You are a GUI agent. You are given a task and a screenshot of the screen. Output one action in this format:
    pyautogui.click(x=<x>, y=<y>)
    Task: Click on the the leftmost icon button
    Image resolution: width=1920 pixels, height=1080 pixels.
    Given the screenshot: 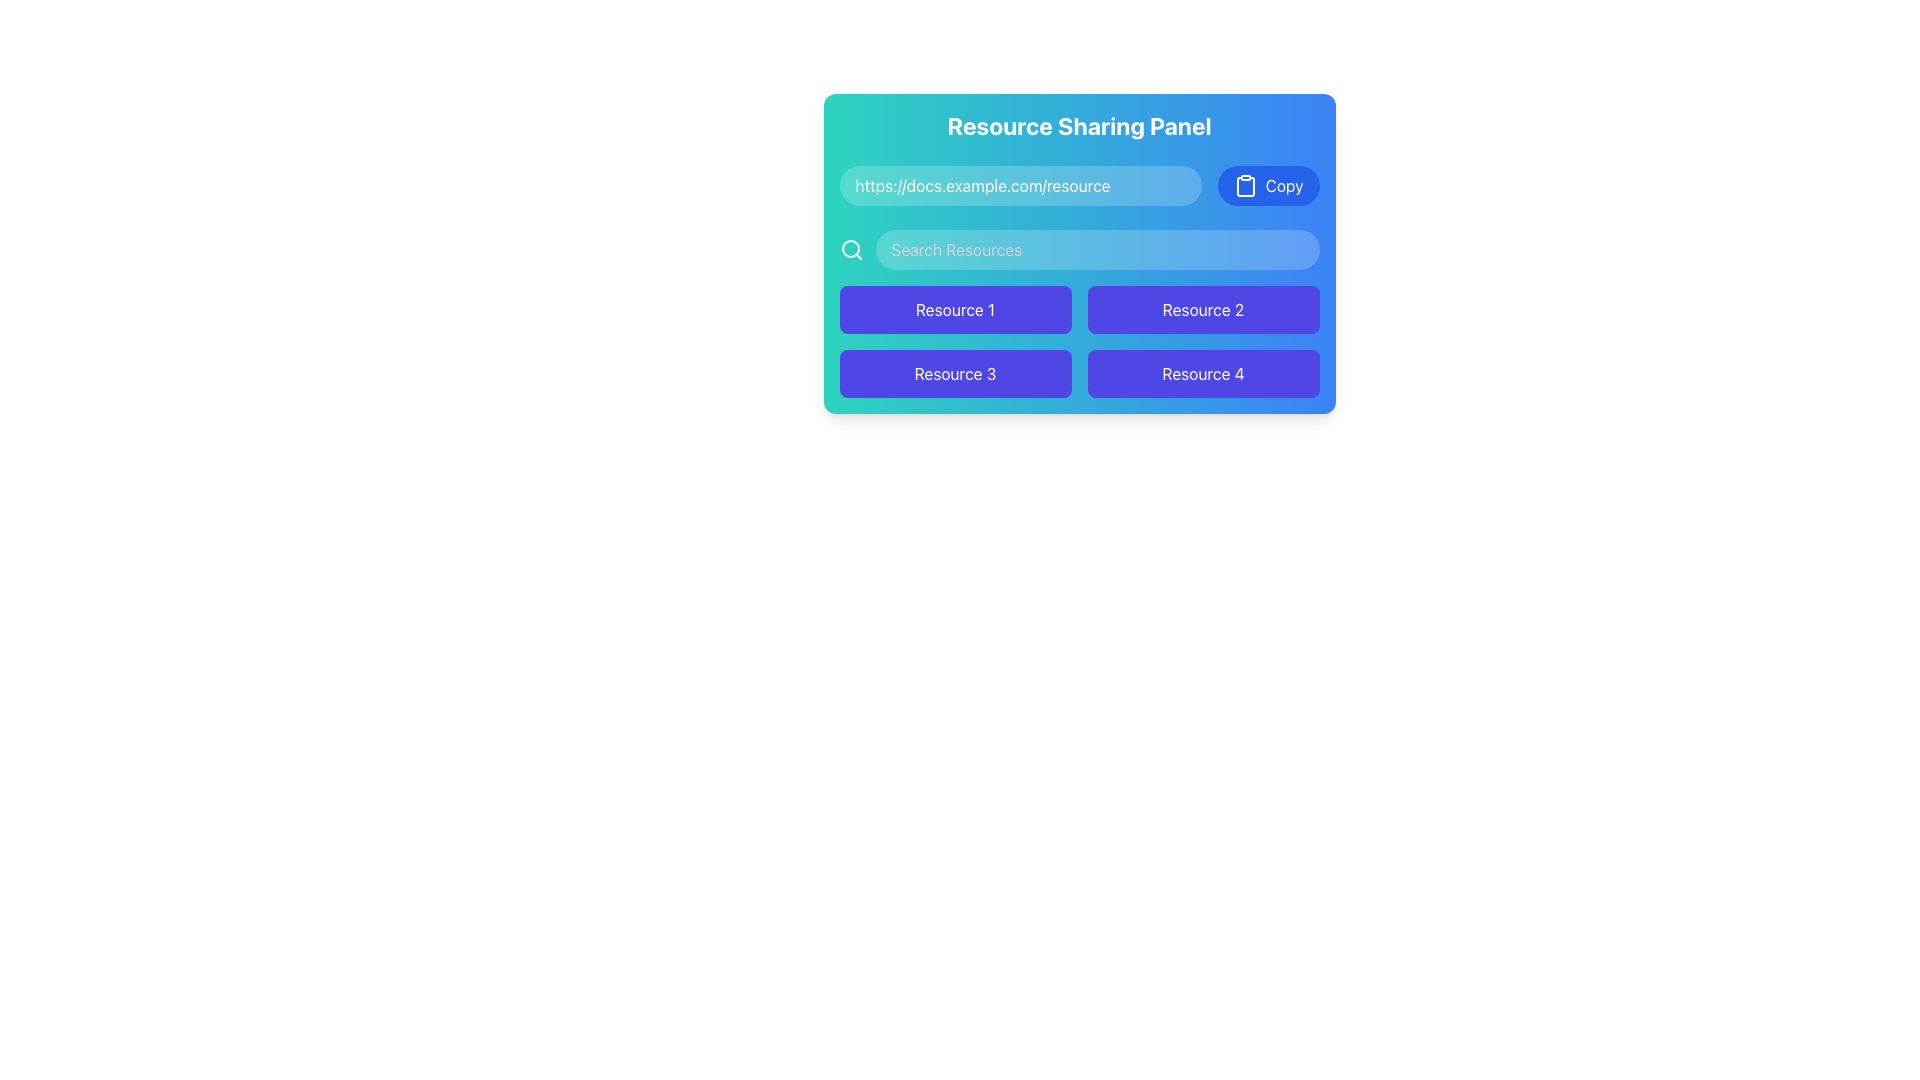 What is the action you would take?
    pyautogui.click(x=851, y=249)
    